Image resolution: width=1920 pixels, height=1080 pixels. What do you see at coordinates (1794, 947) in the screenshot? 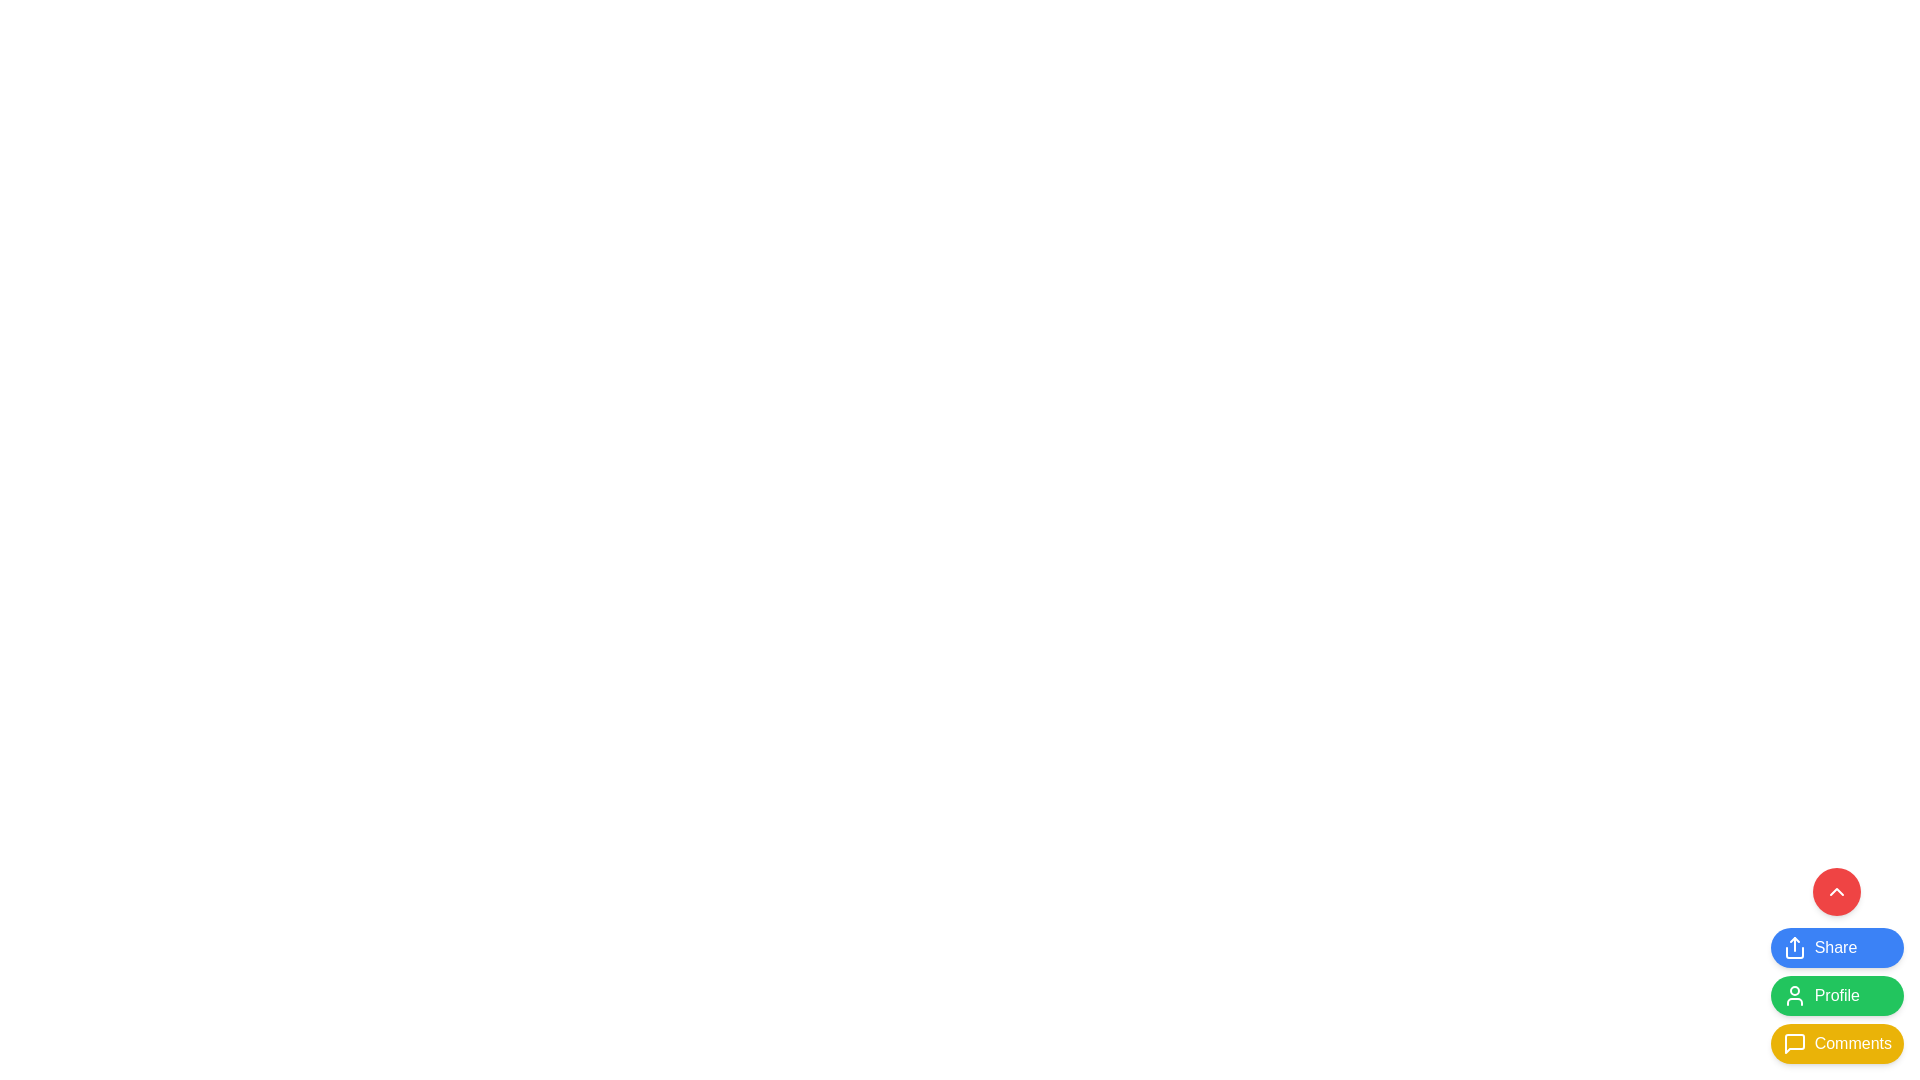
I see `the SVG-based icon representing the 'Share' function, which is located within the 'Share' button at the bottom-right portion of the interface` at bounding box center [1794, 947].